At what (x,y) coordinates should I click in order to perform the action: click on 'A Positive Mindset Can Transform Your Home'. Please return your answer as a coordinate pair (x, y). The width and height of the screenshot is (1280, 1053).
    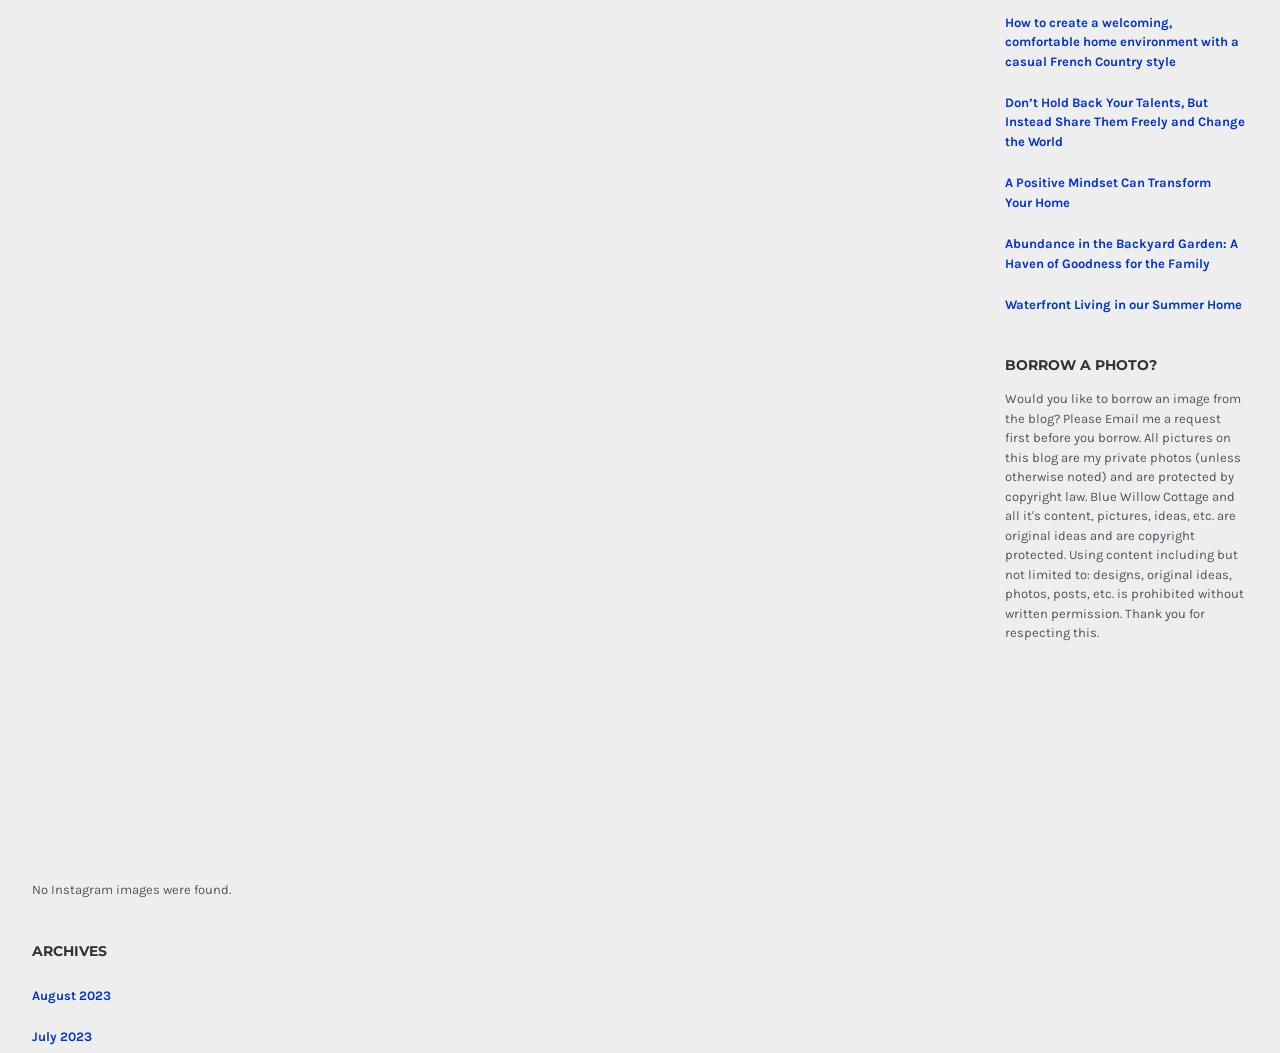
    Looking at the image, I should click on (1004, 190).